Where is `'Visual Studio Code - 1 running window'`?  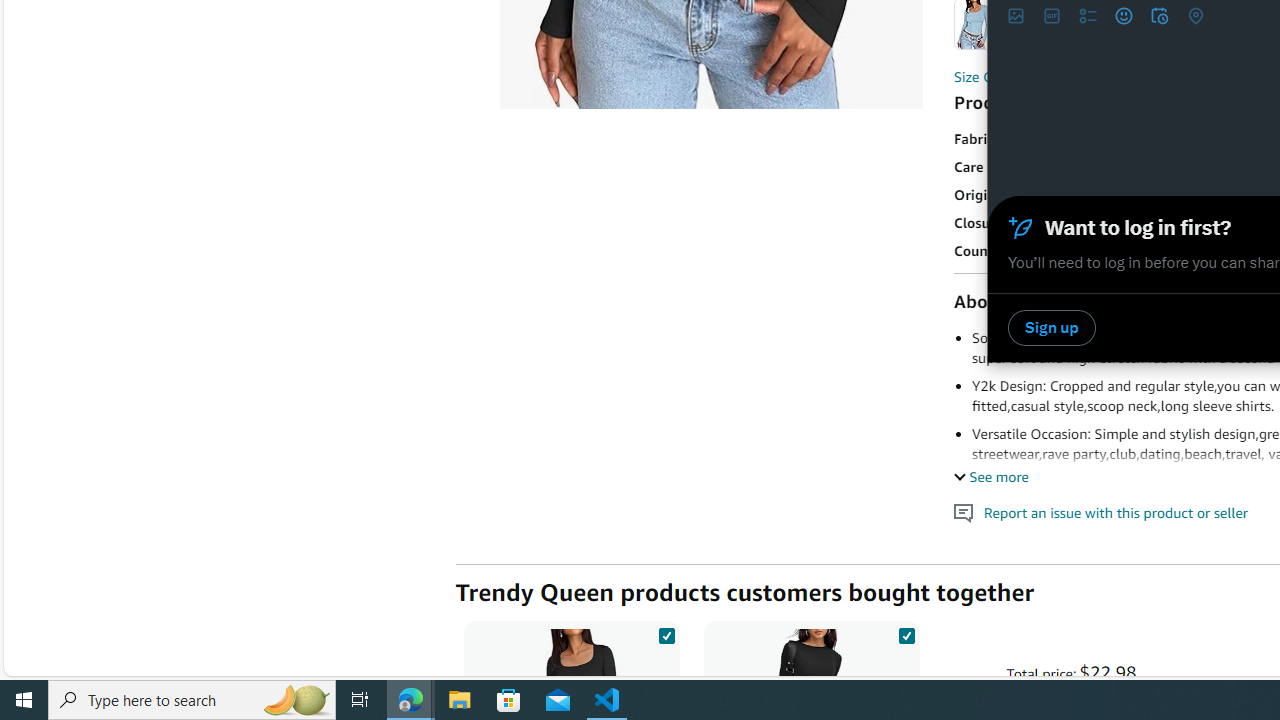
'Visual Studio Code - 1 running window' is located at coordinates (606, 698).